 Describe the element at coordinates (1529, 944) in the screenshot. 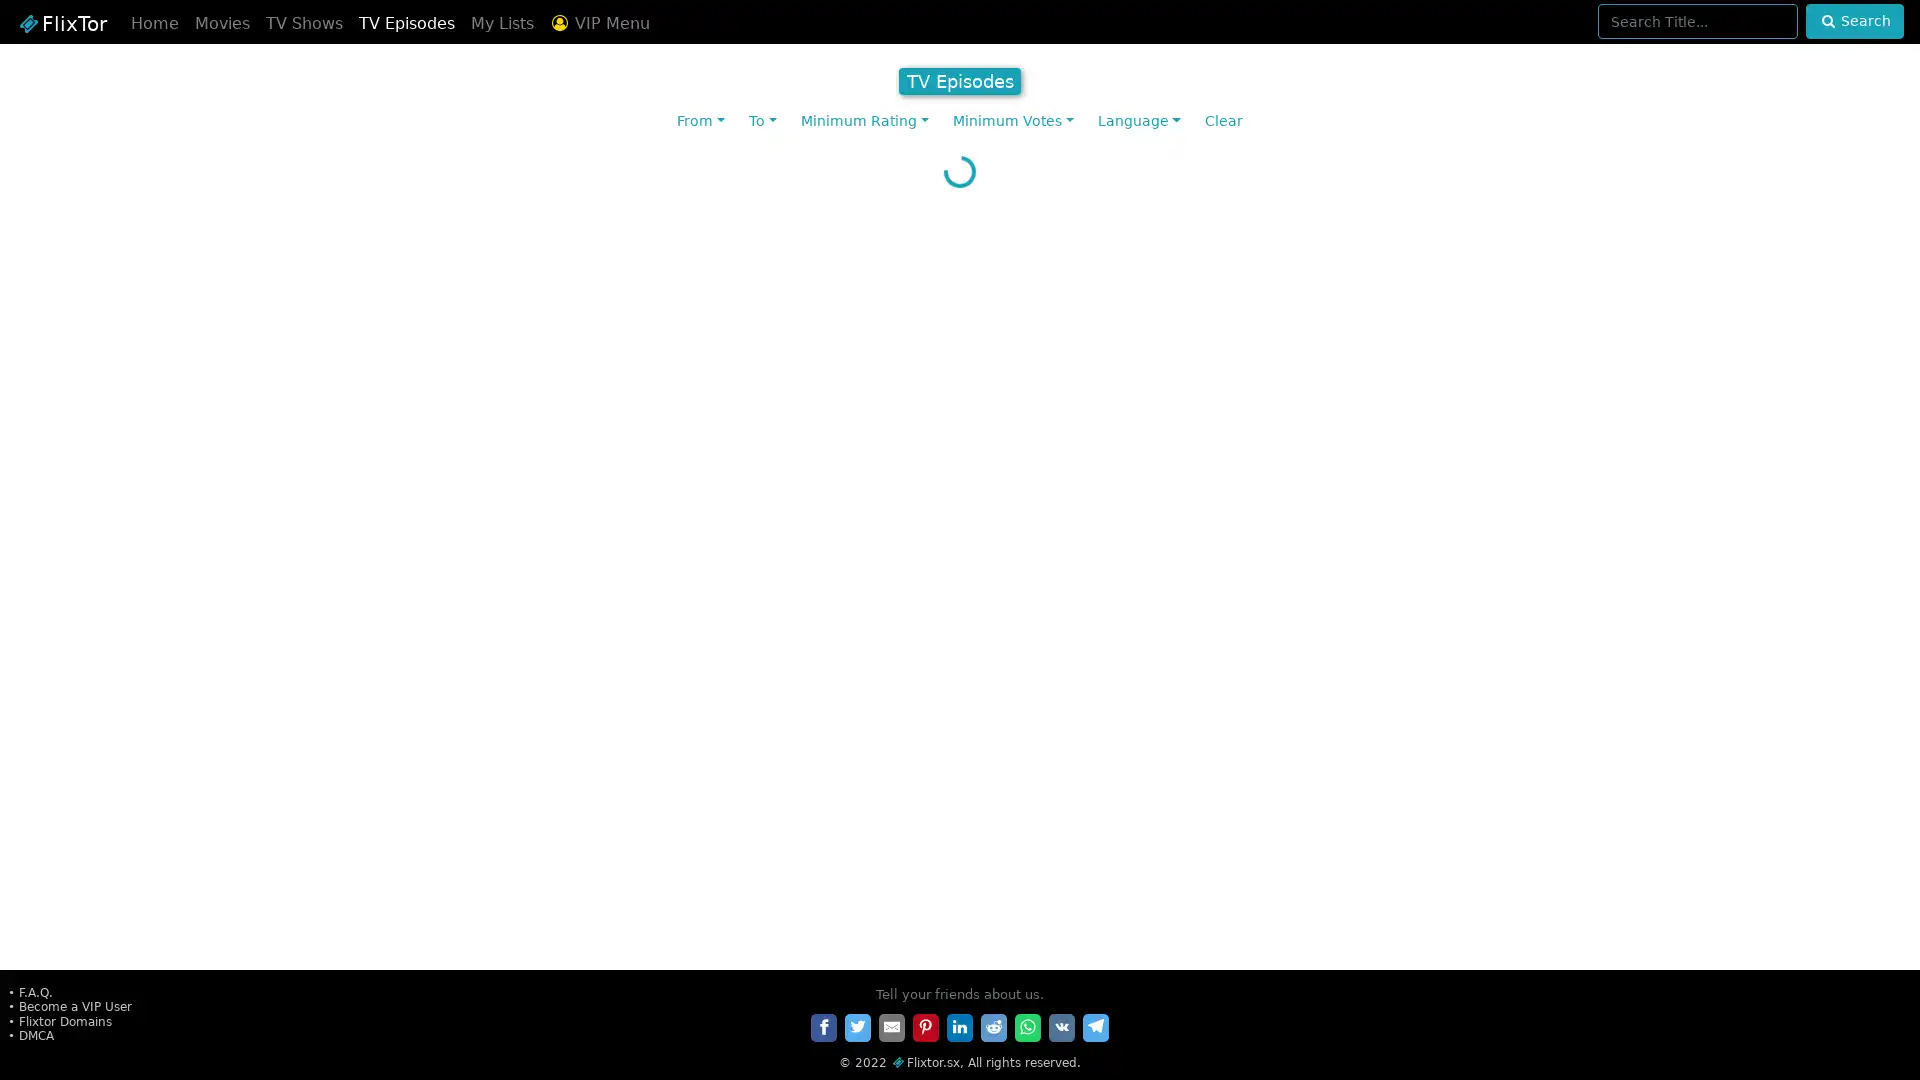

I see `Watch Now` at that location.